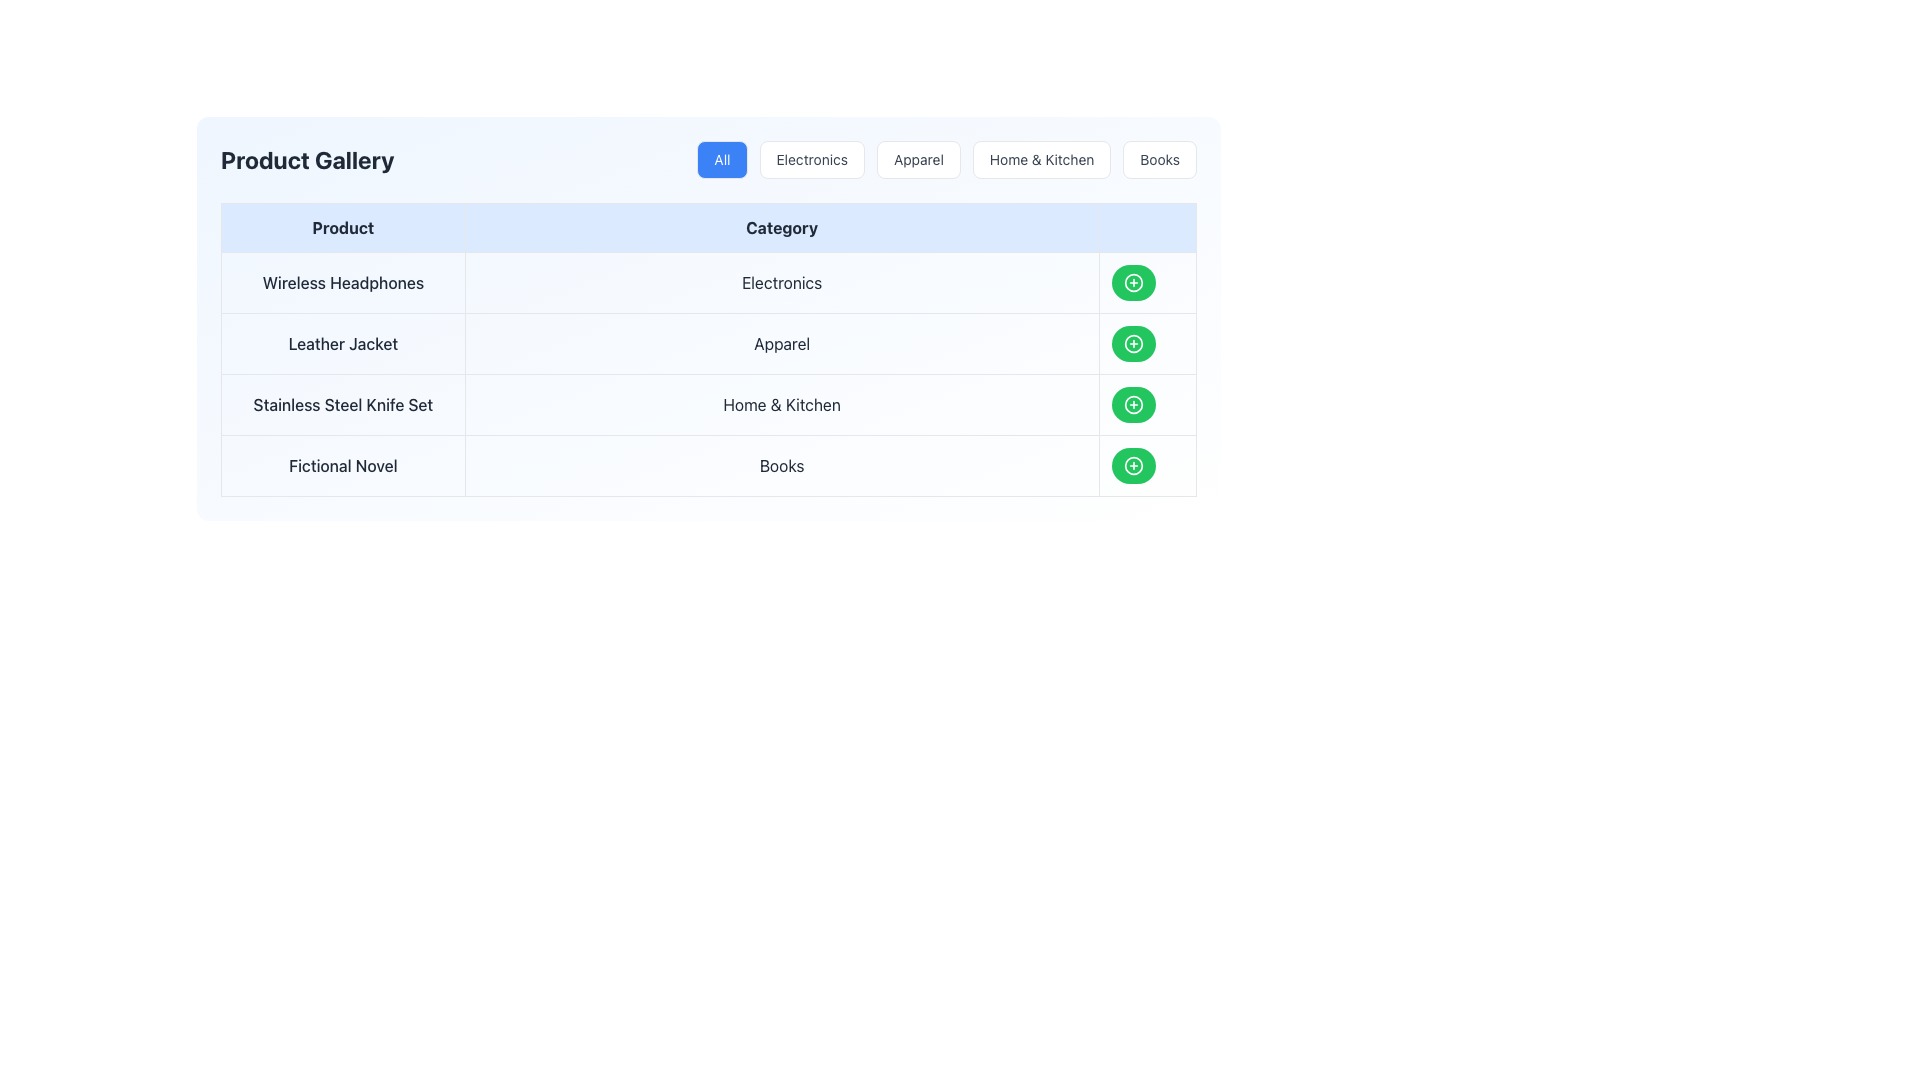 Image resolution: width=1920 pixels, height=1080 pixels. Describe the element at coordinates (343, 342) in the screenshot. I see `the 'Leather Jacket' text label in the 'Product' column of the grid layout, which is located in the second row and is the first text item of that row` at that location.